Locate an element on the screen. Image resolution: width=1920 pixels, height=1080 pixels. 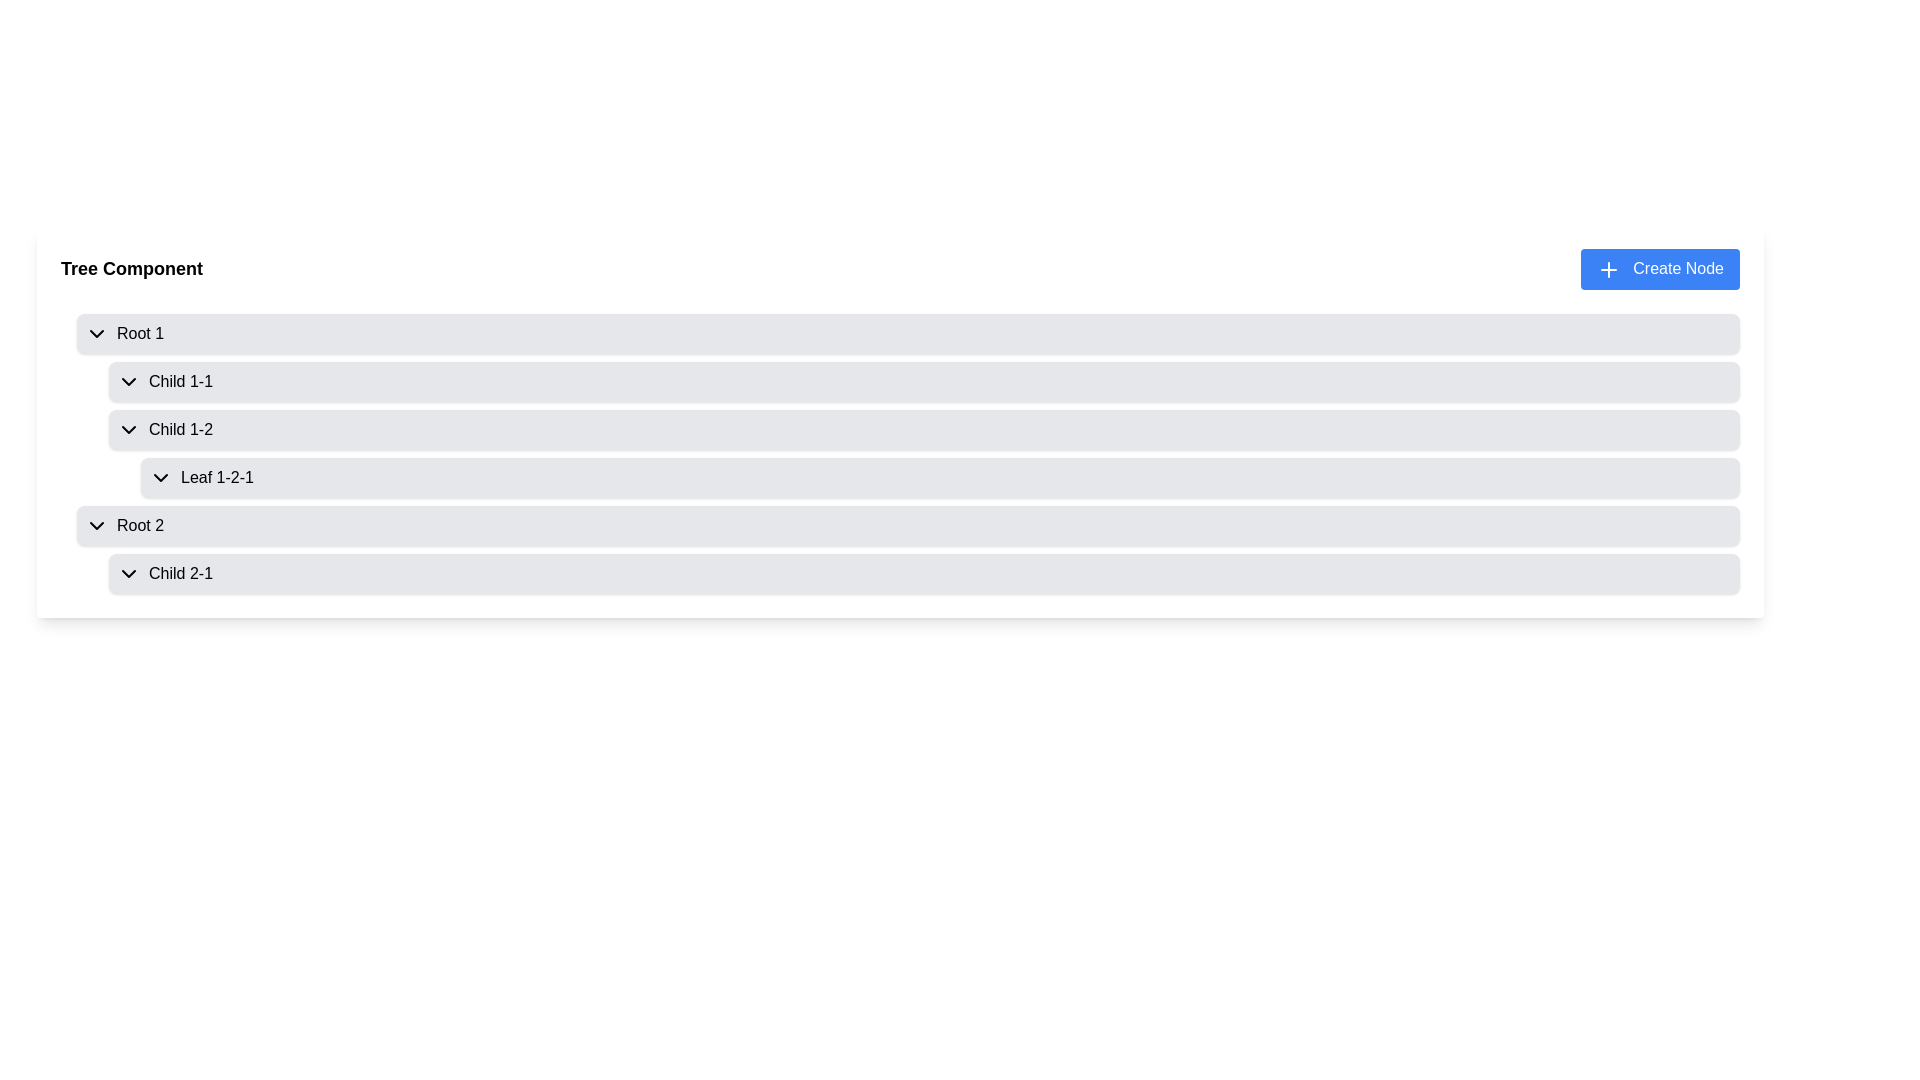
the downward-pointing chevron icon before the text 'Root 1' is located at coordinates (95, 331).